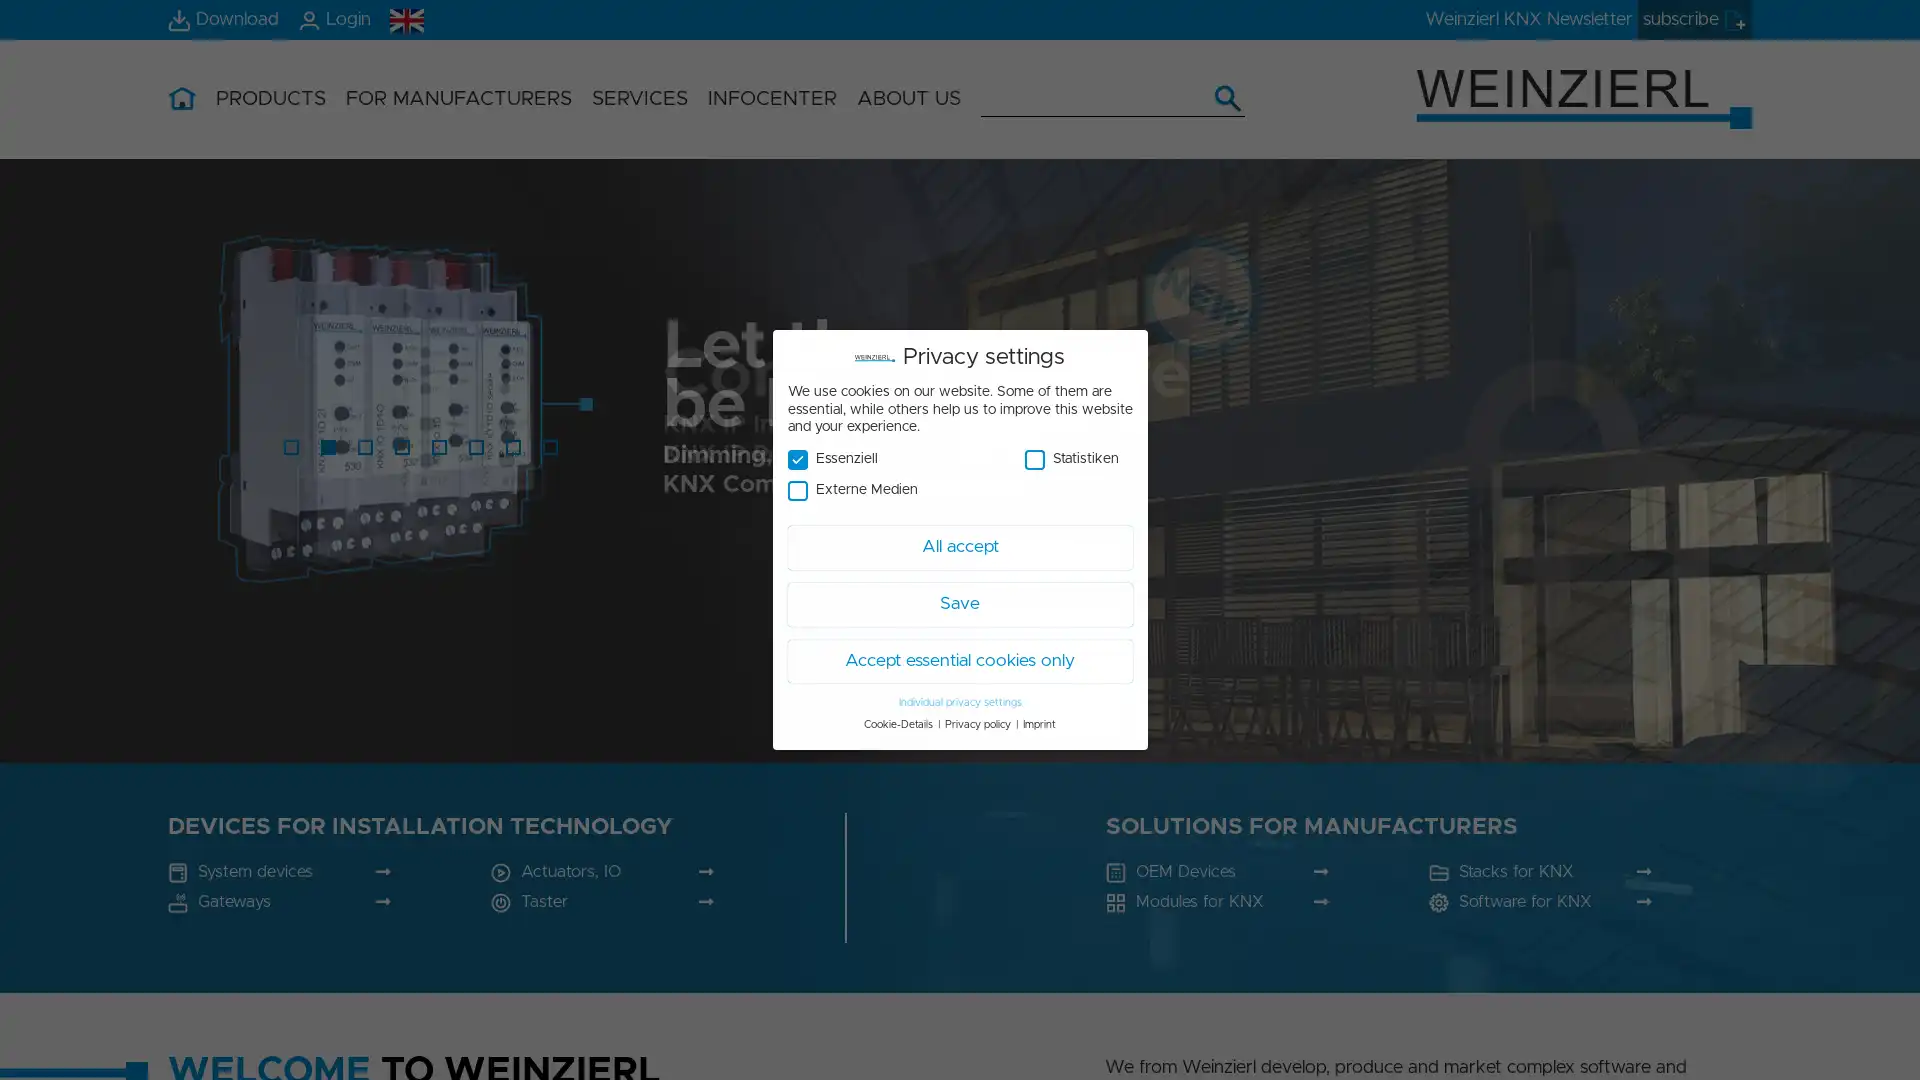 The height and width of the screenshot is (1080, 1920). I want to click on Individual privacy settings, so click(958, 701).